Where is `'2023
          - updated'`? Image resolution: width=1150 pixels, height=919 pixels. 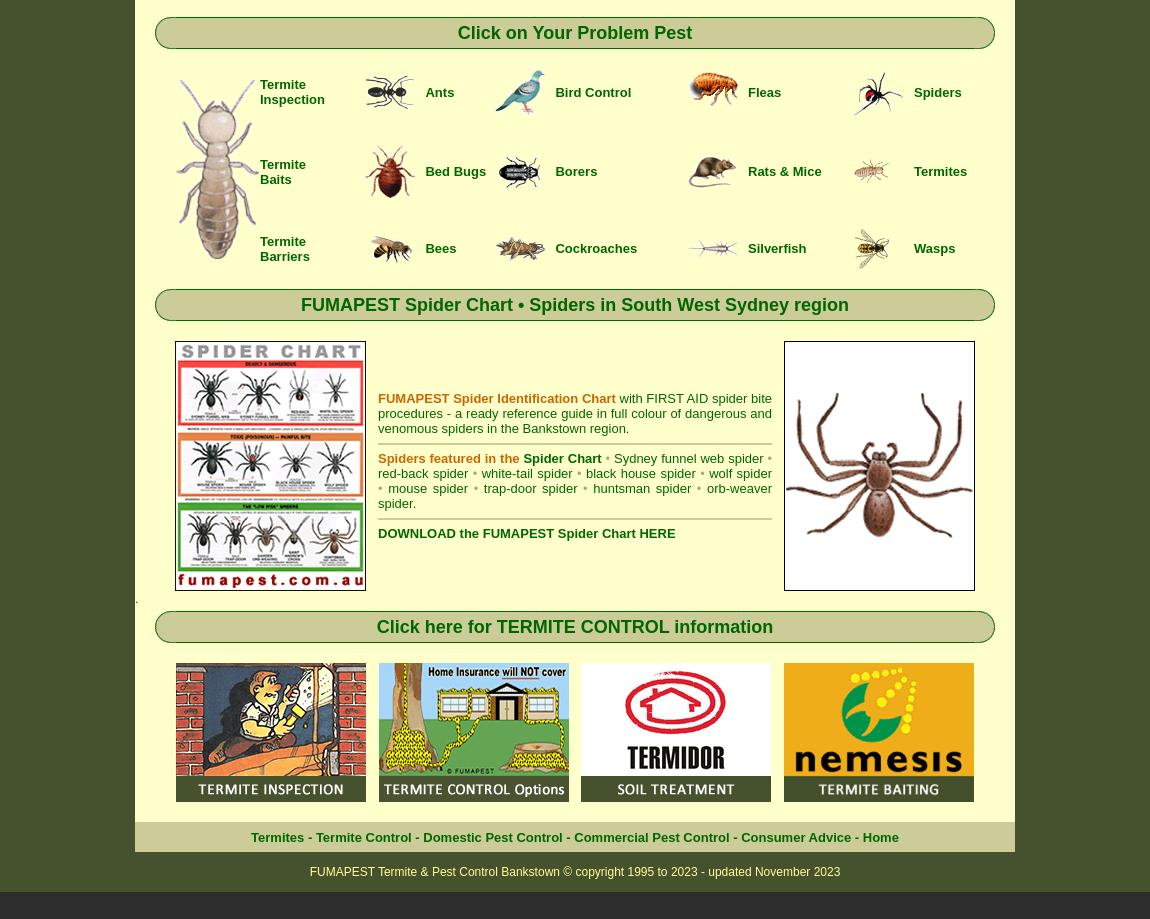 '2023
          - updated' is located at coordinates (710, 871).